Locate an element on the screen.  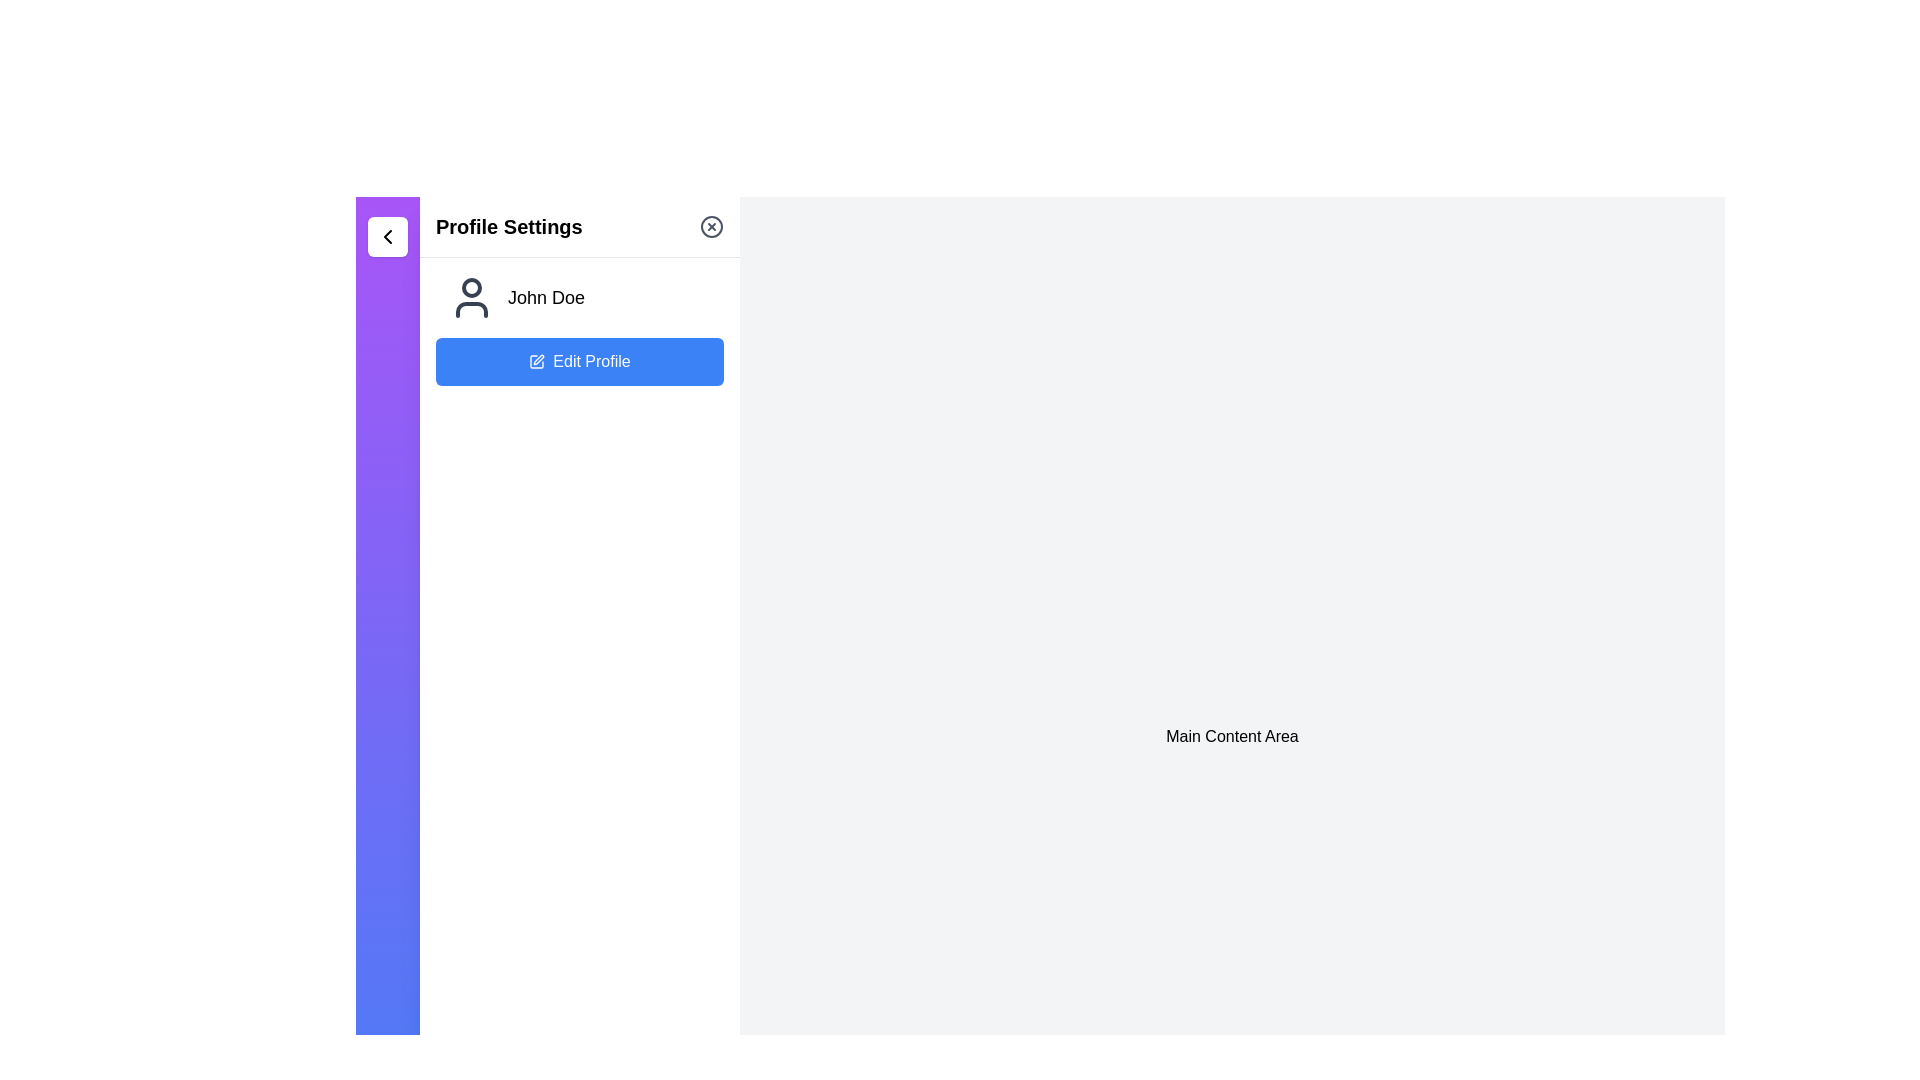
text 'Edit Profile' displayed in white on a blue button, located below the user name 'John Doe' and next to the pencil icon is located at coordinates (590, 362).